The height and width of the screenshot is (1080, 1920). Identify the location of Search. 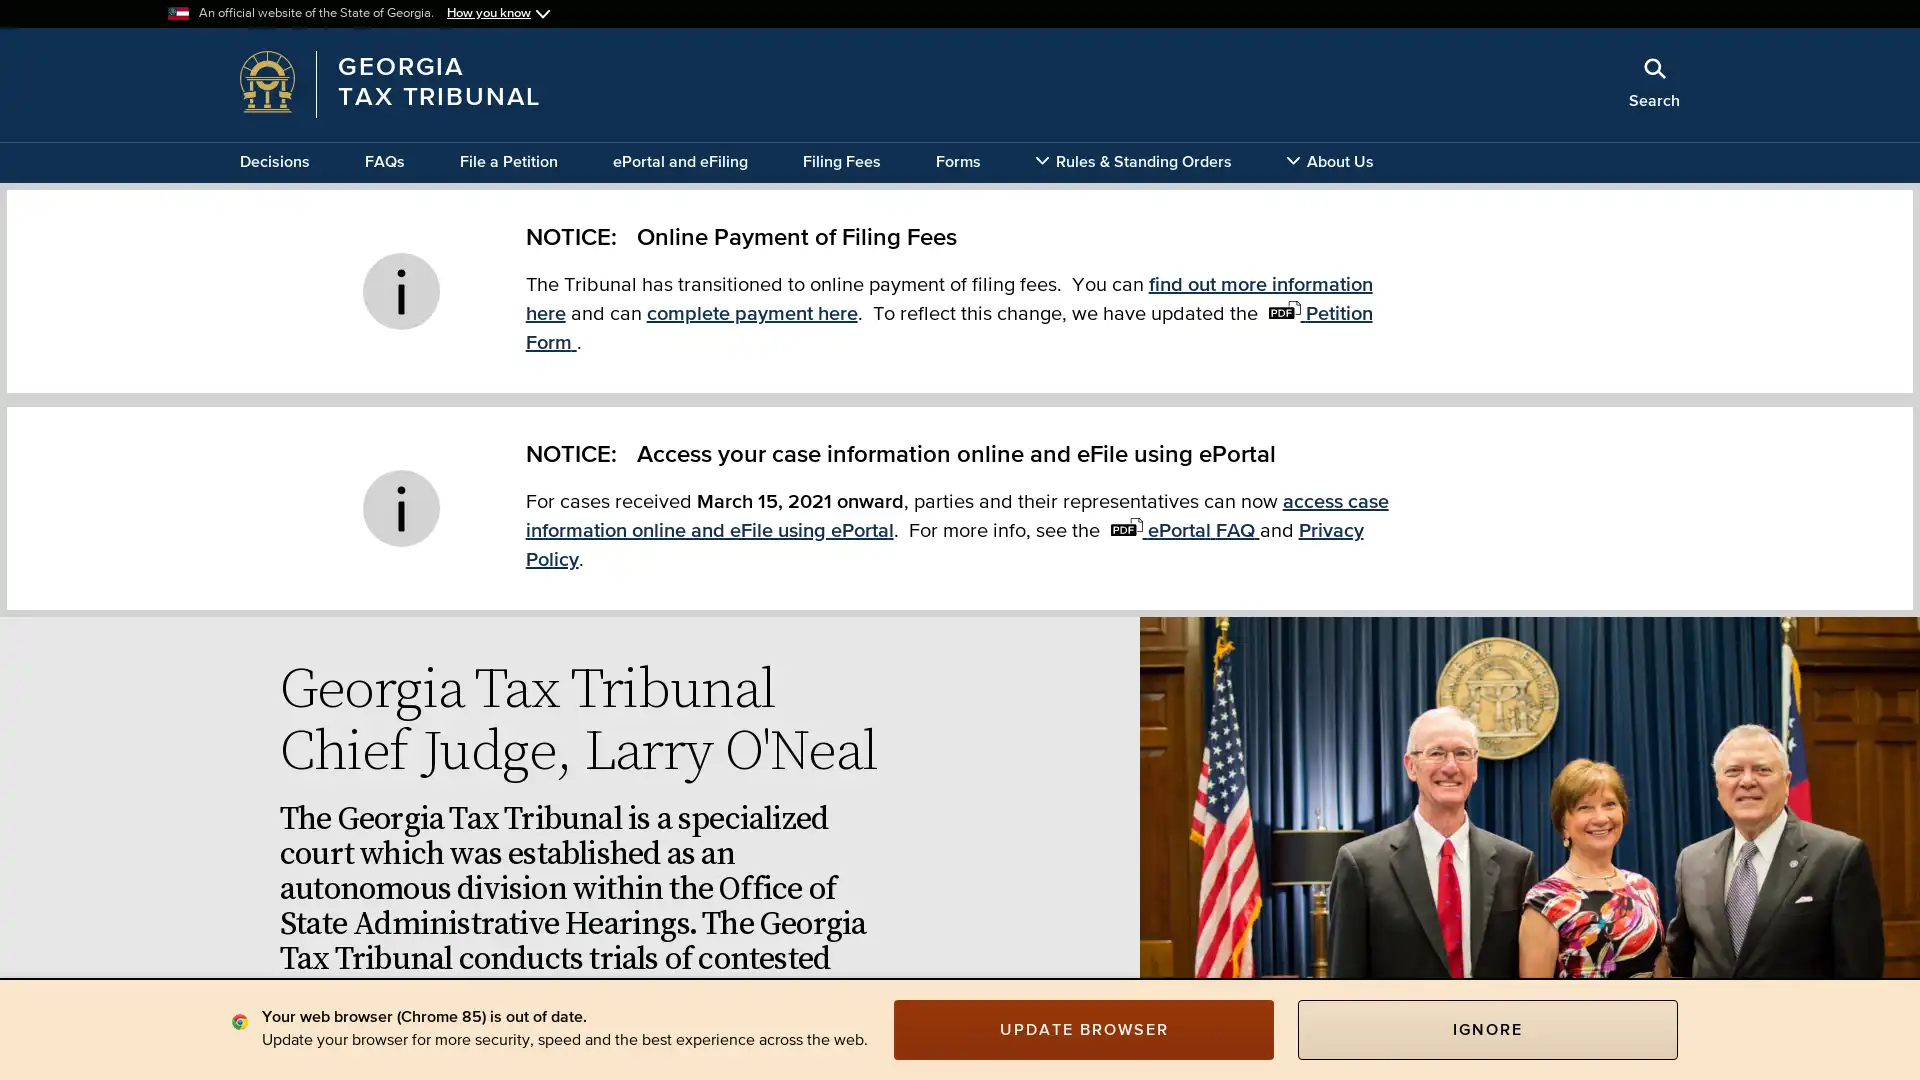
(1573, 281).